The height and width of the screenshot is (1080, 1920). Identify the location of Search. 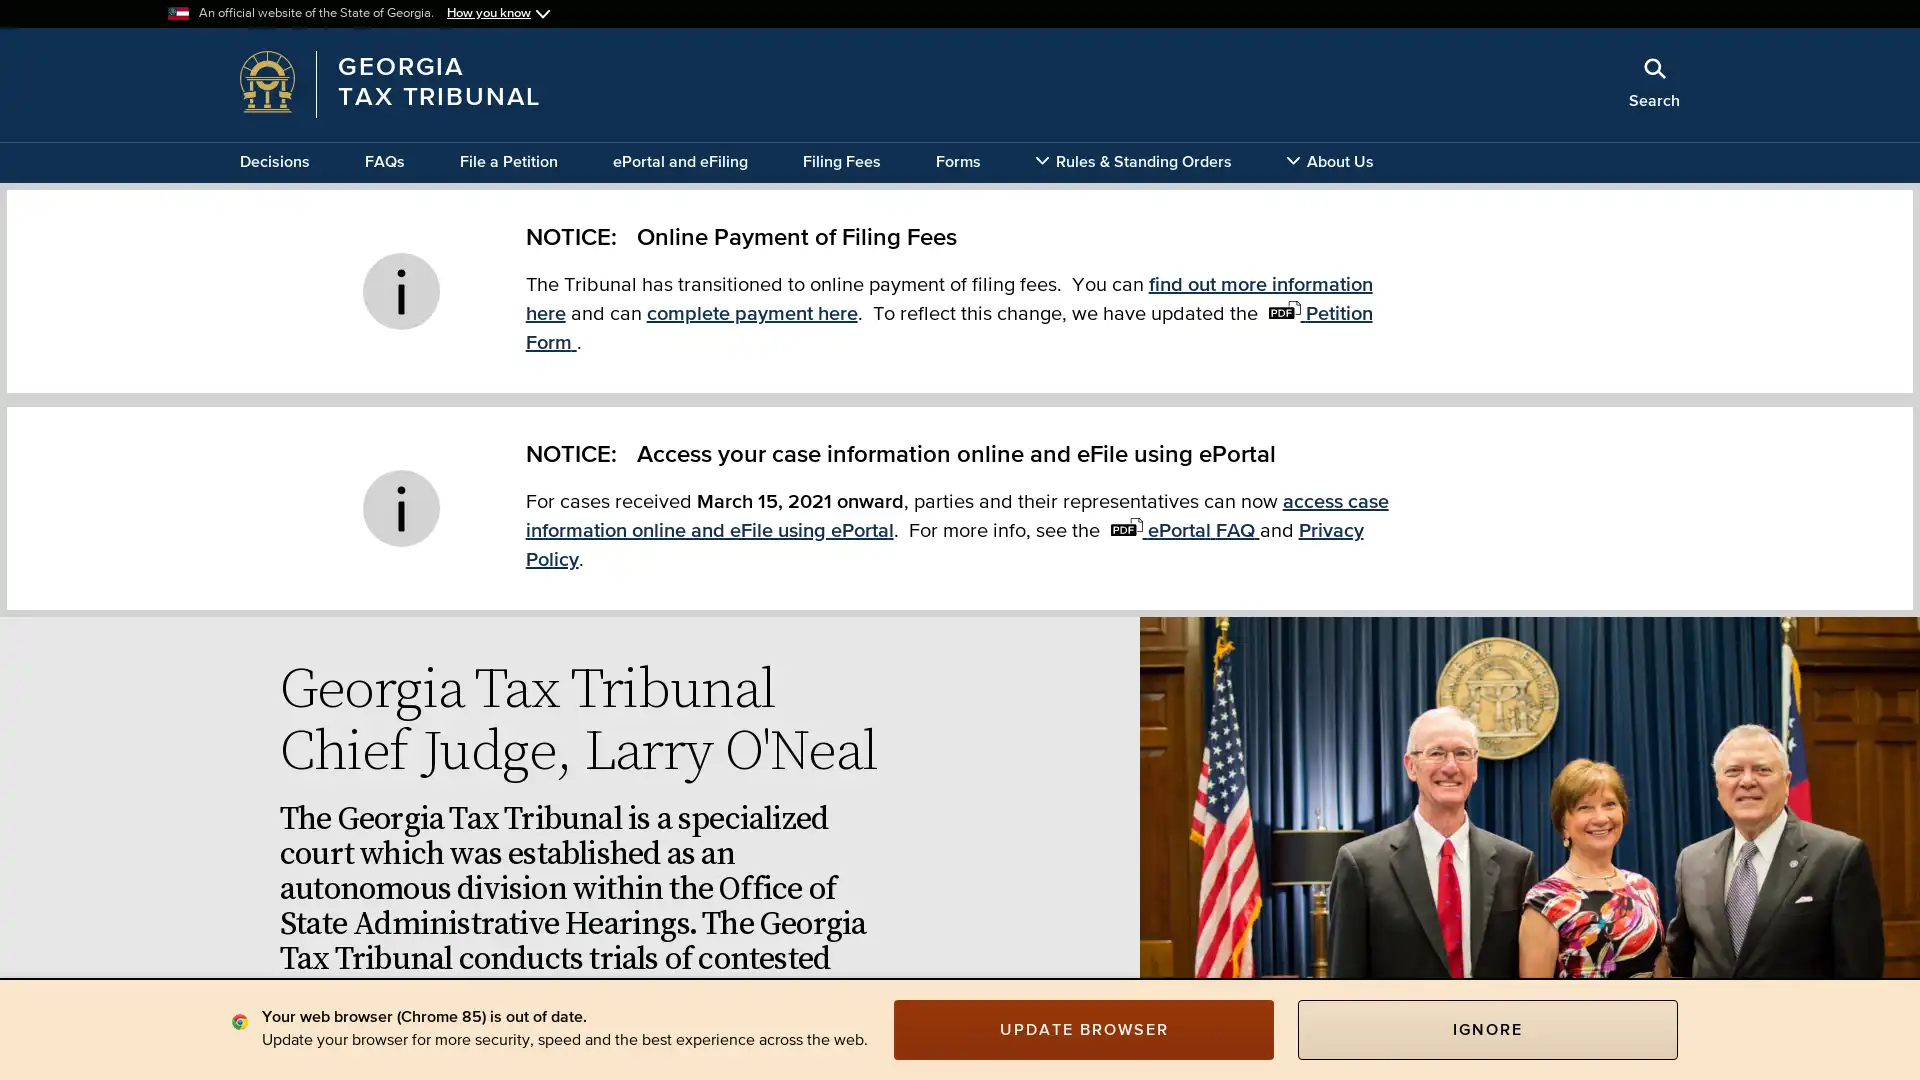
(1573, 281).